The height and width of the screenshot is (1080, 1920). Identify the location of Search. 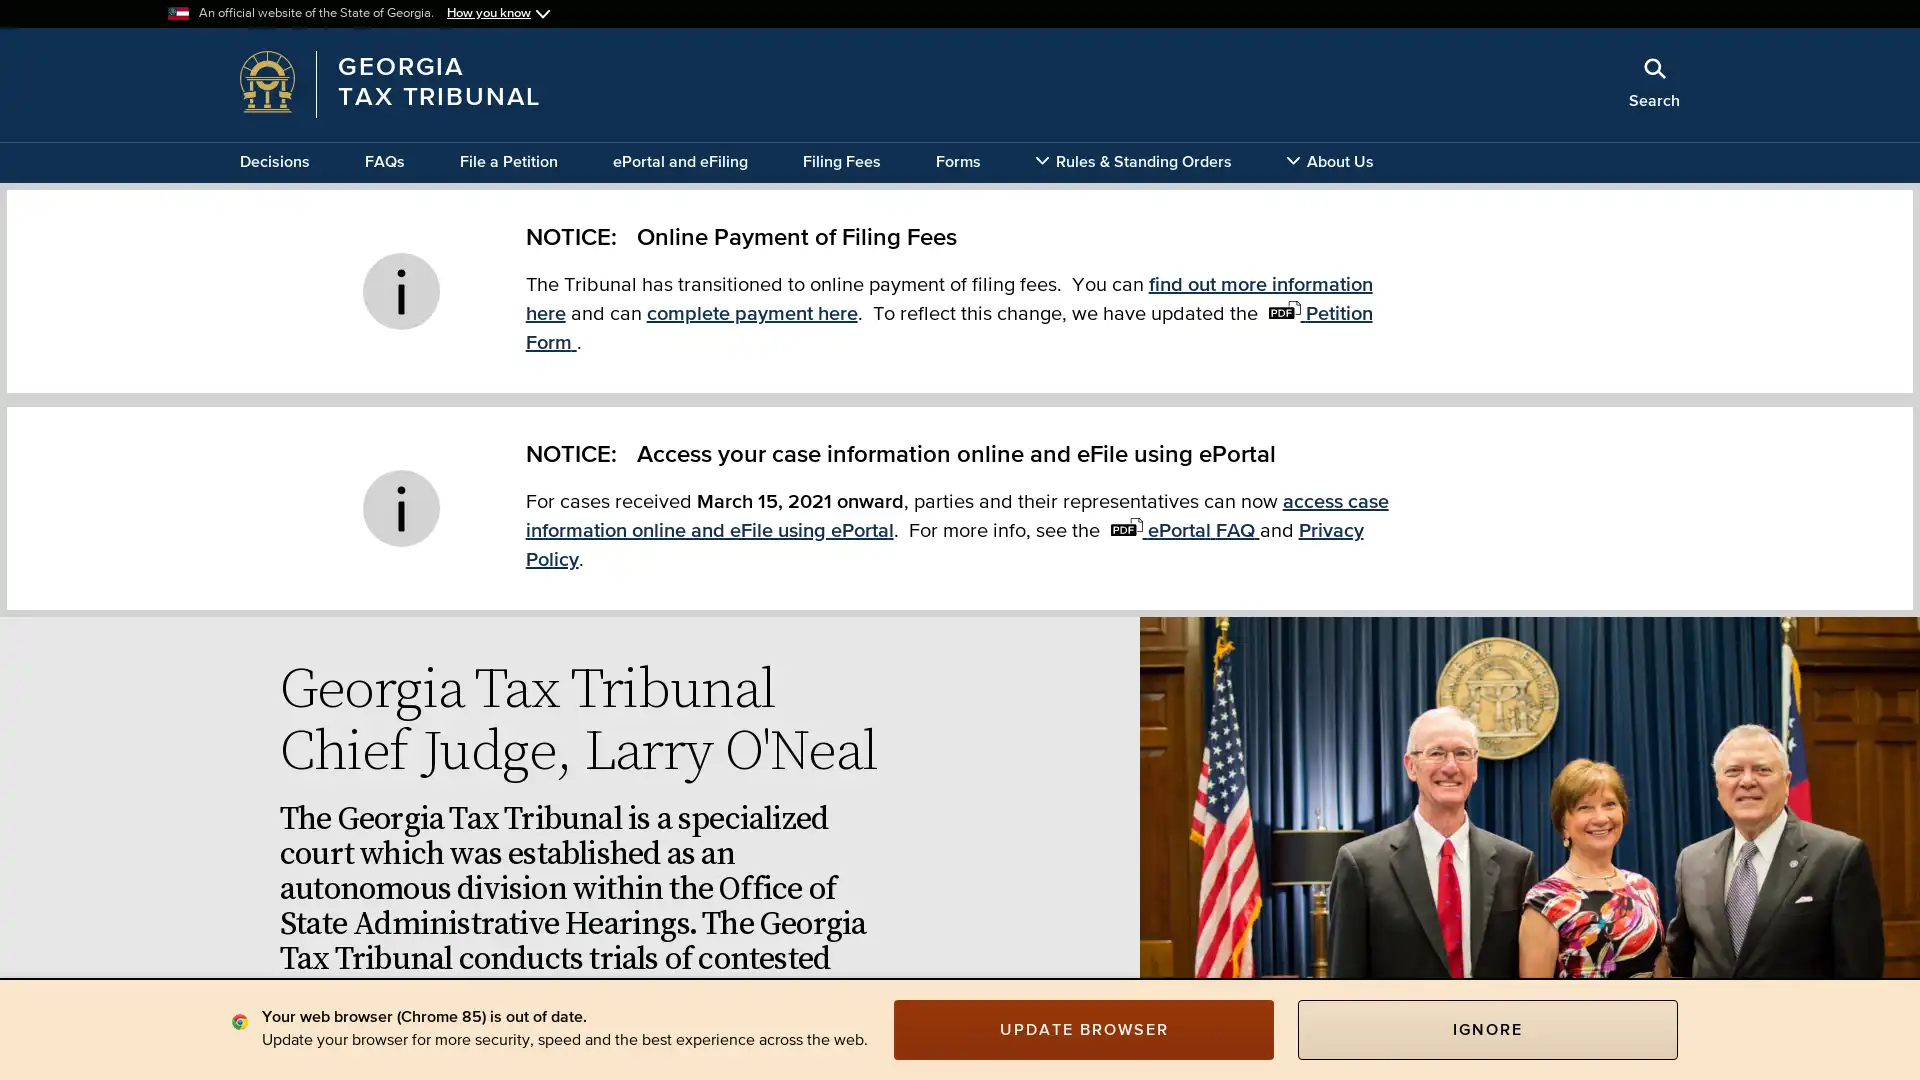
(1573, 281).